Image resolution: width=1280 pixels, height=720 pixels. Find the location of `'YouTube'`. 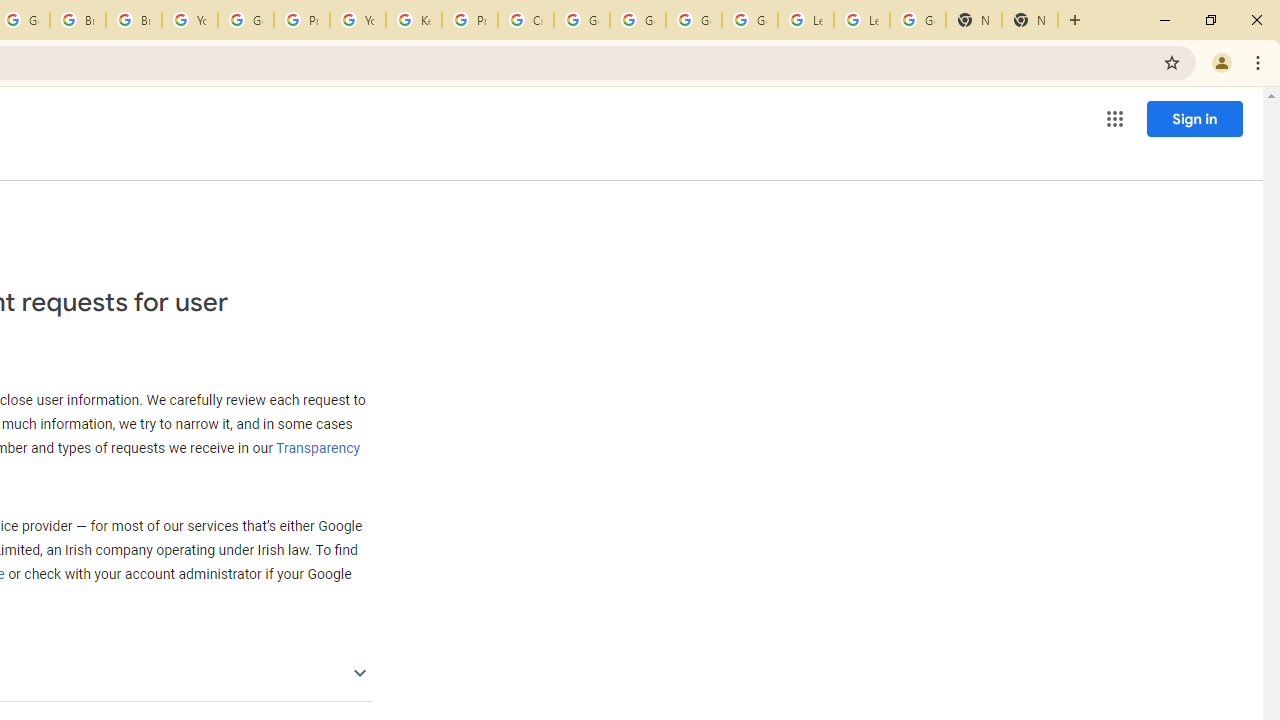

'YouTube' is located at coordinates (358, 20).